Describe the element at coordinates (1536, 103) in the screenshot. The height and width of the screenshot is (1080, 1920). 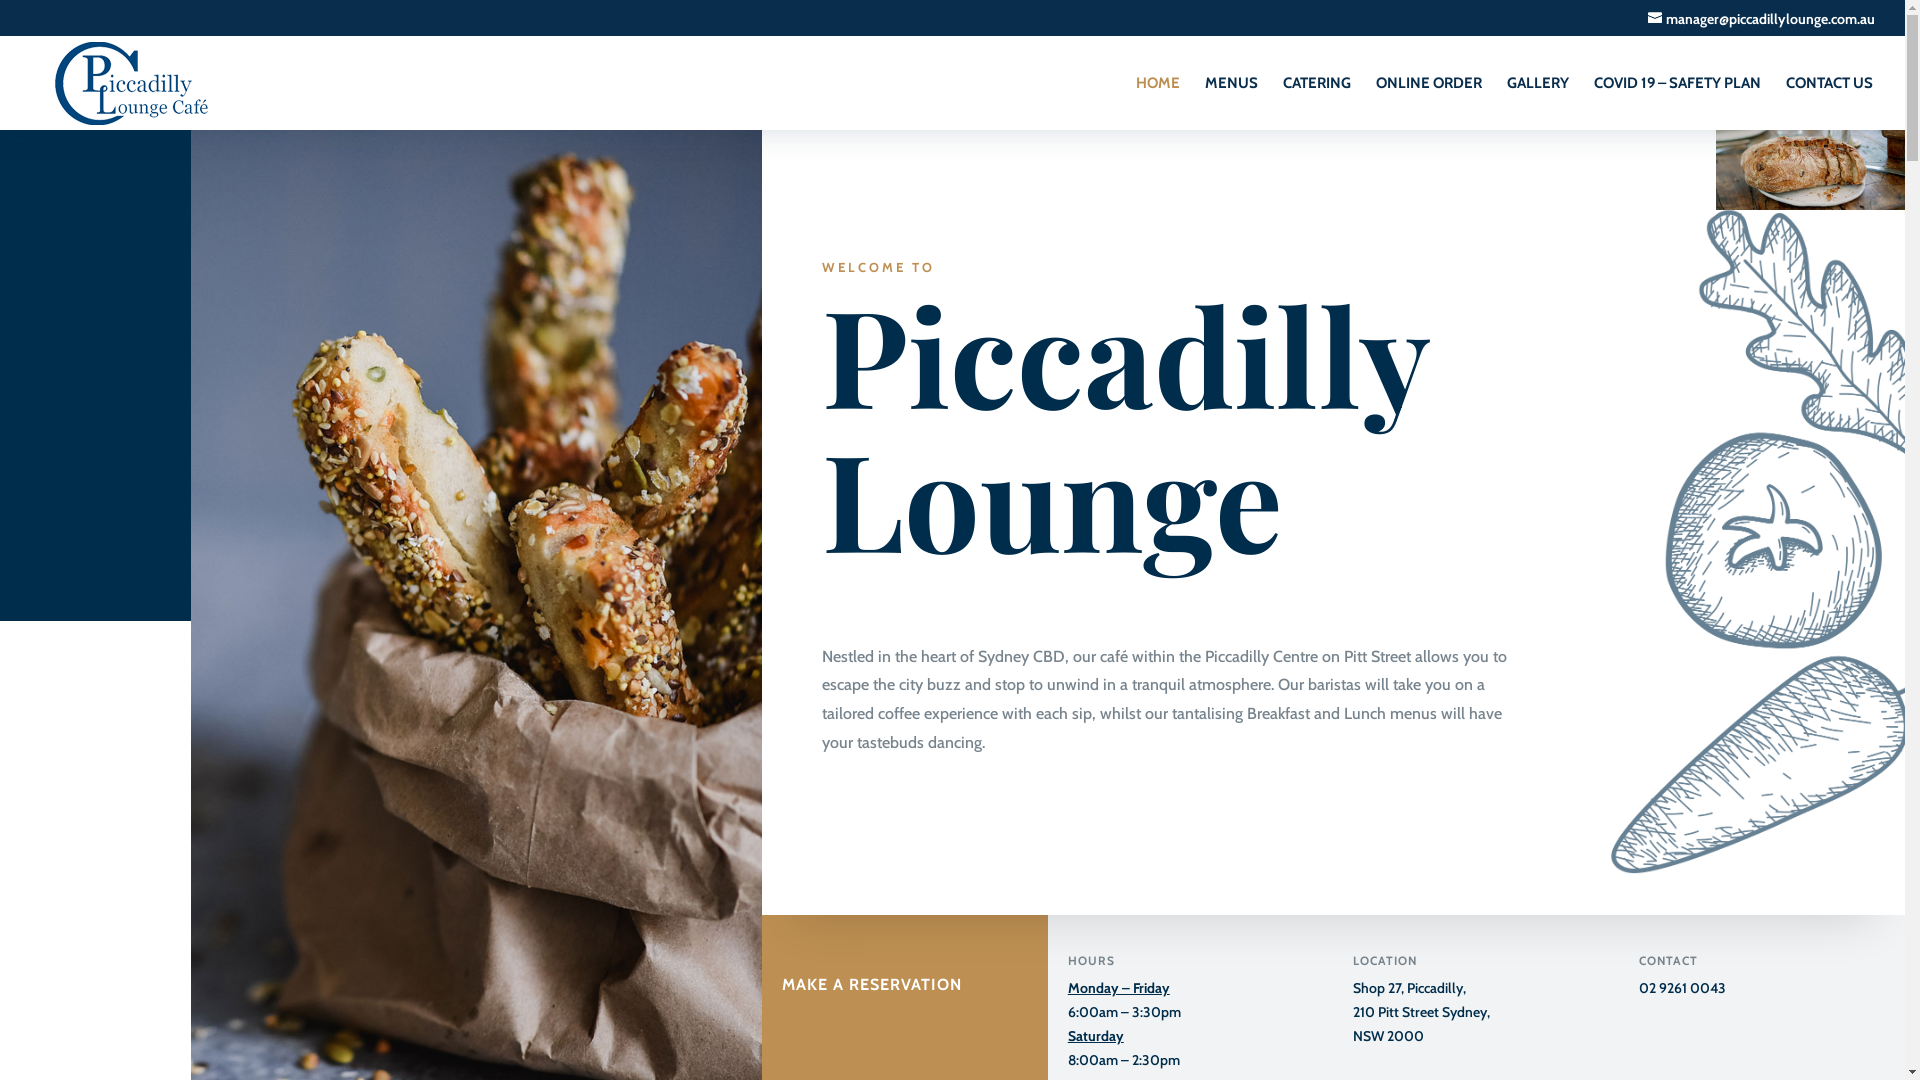
I see `'GALLERY'` at that location.